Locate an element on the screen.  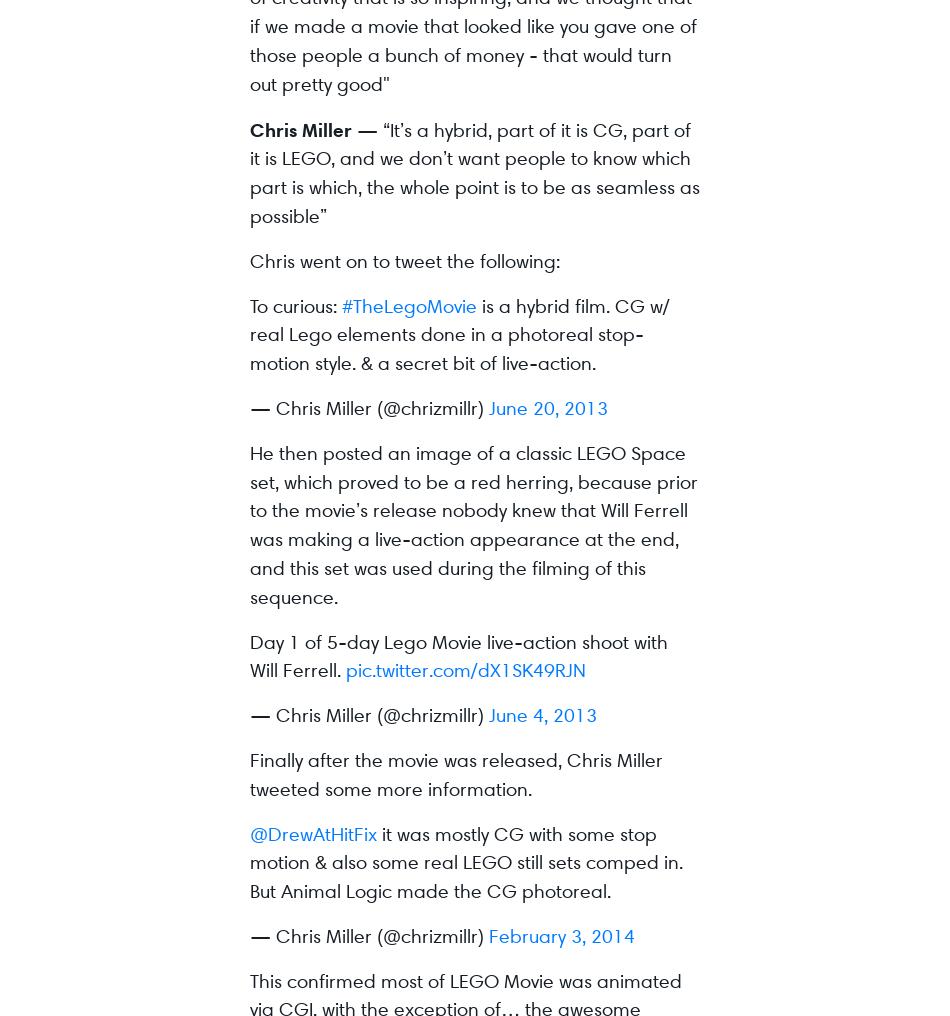
'#TheLegoMovie' is located at coordinates (408, 304).